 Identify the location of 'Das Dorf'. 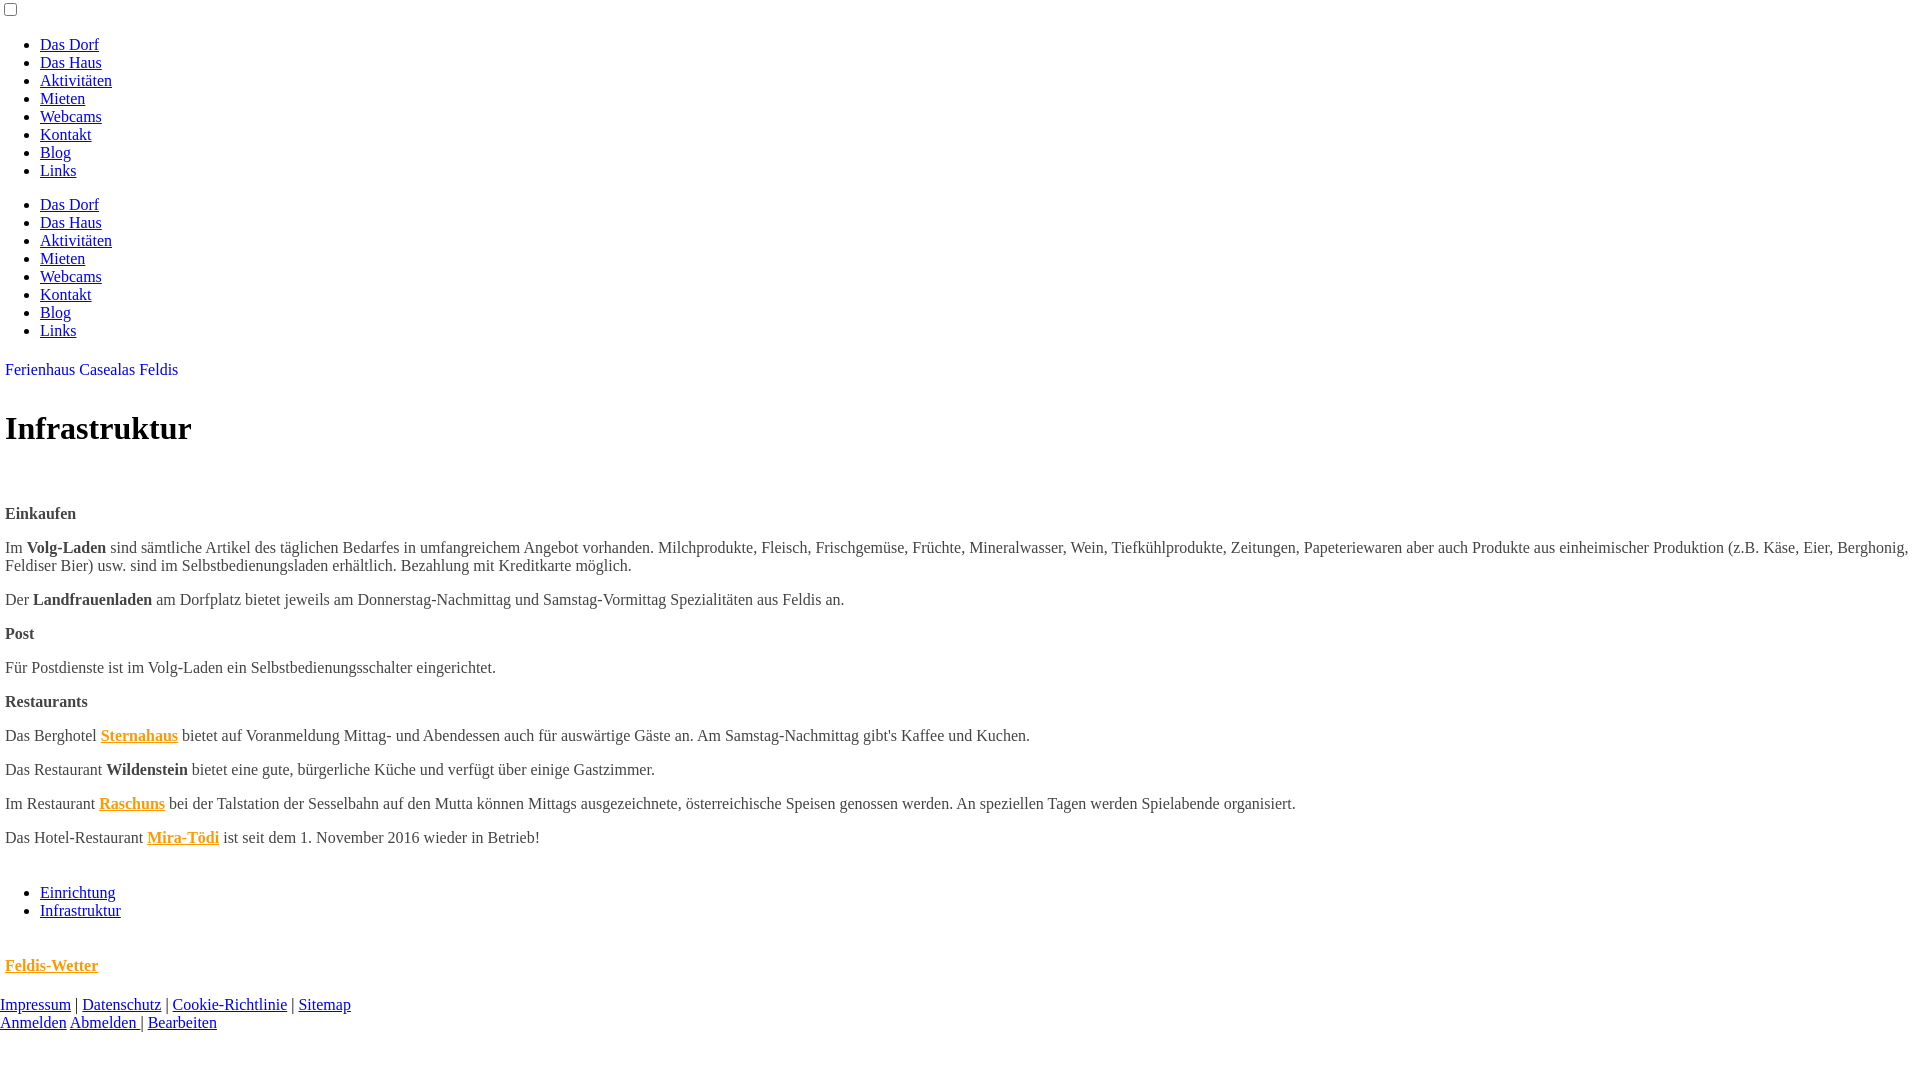
(69, 44).